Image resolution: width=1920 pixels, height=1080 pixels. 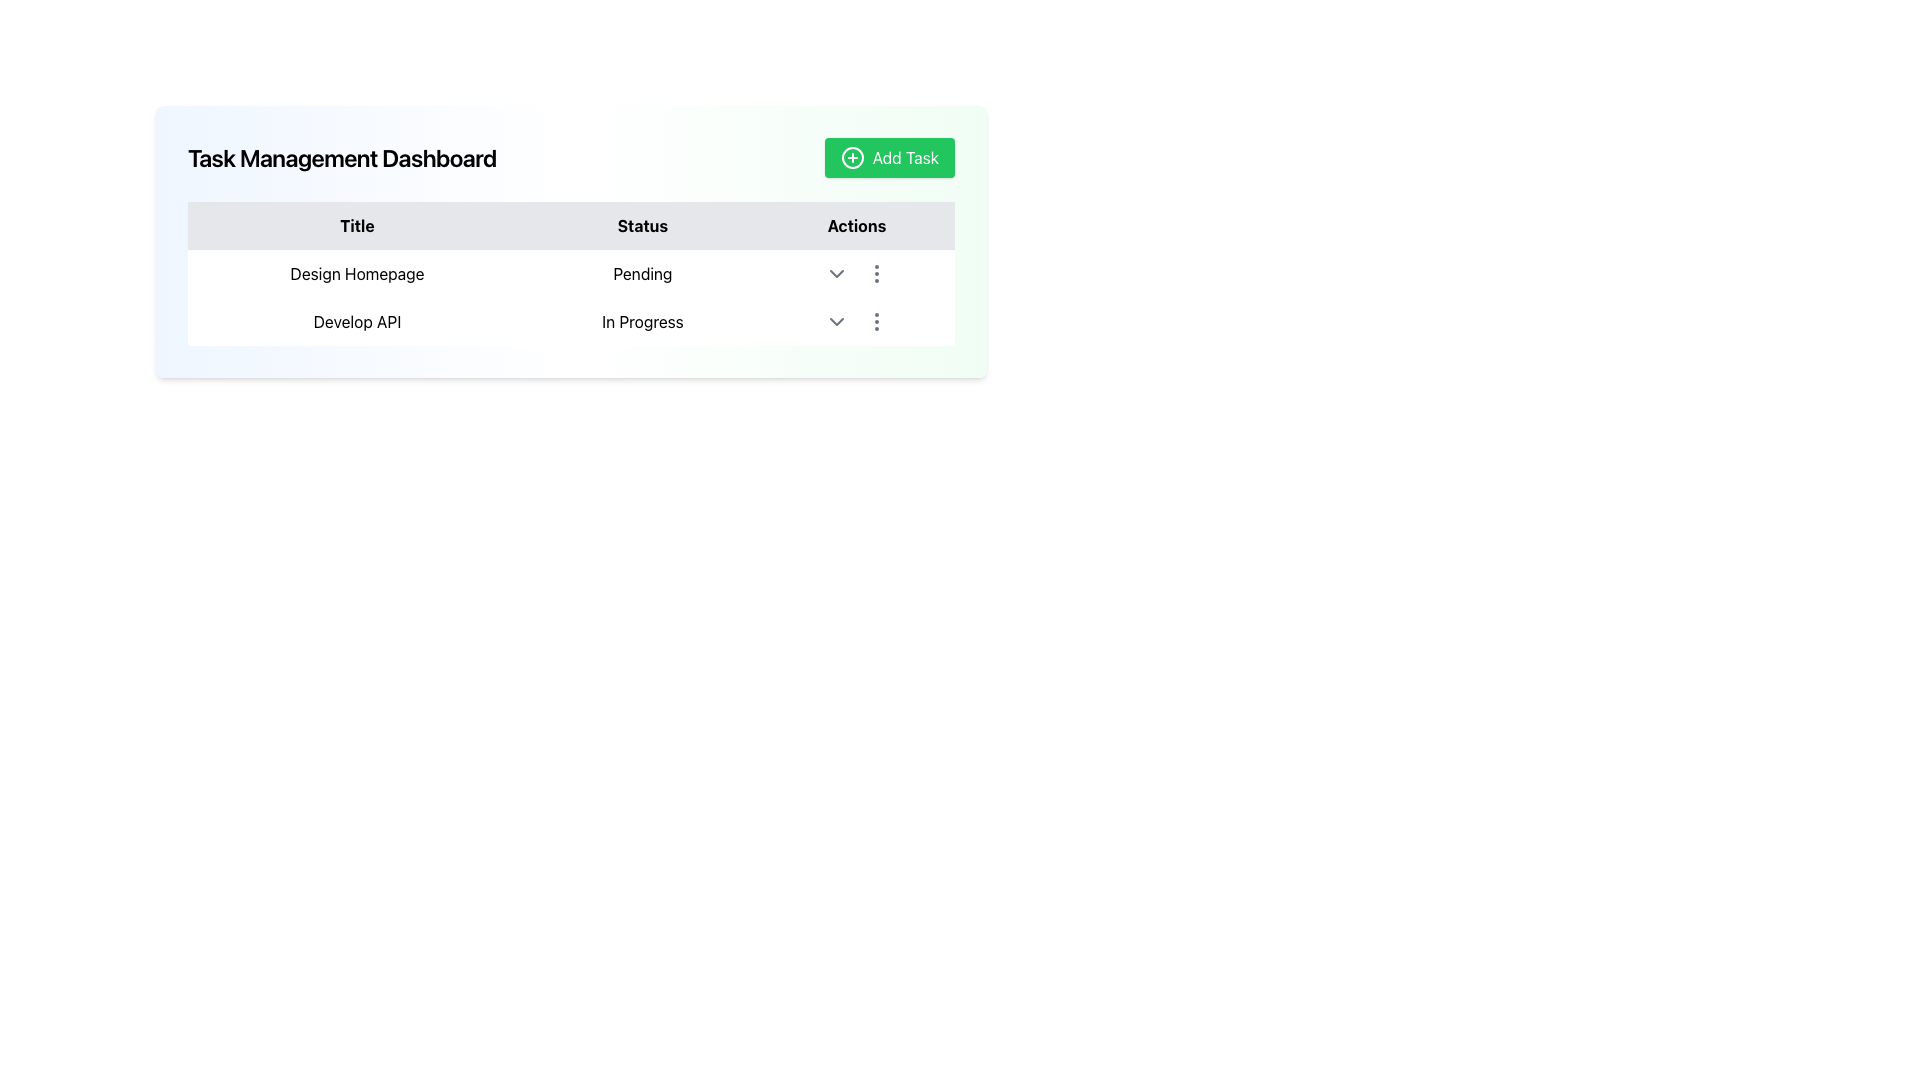 I want to click on the Static text label that serves as the non-interactive header for the 'Actions' column in the table, so click(x=856, y=225).